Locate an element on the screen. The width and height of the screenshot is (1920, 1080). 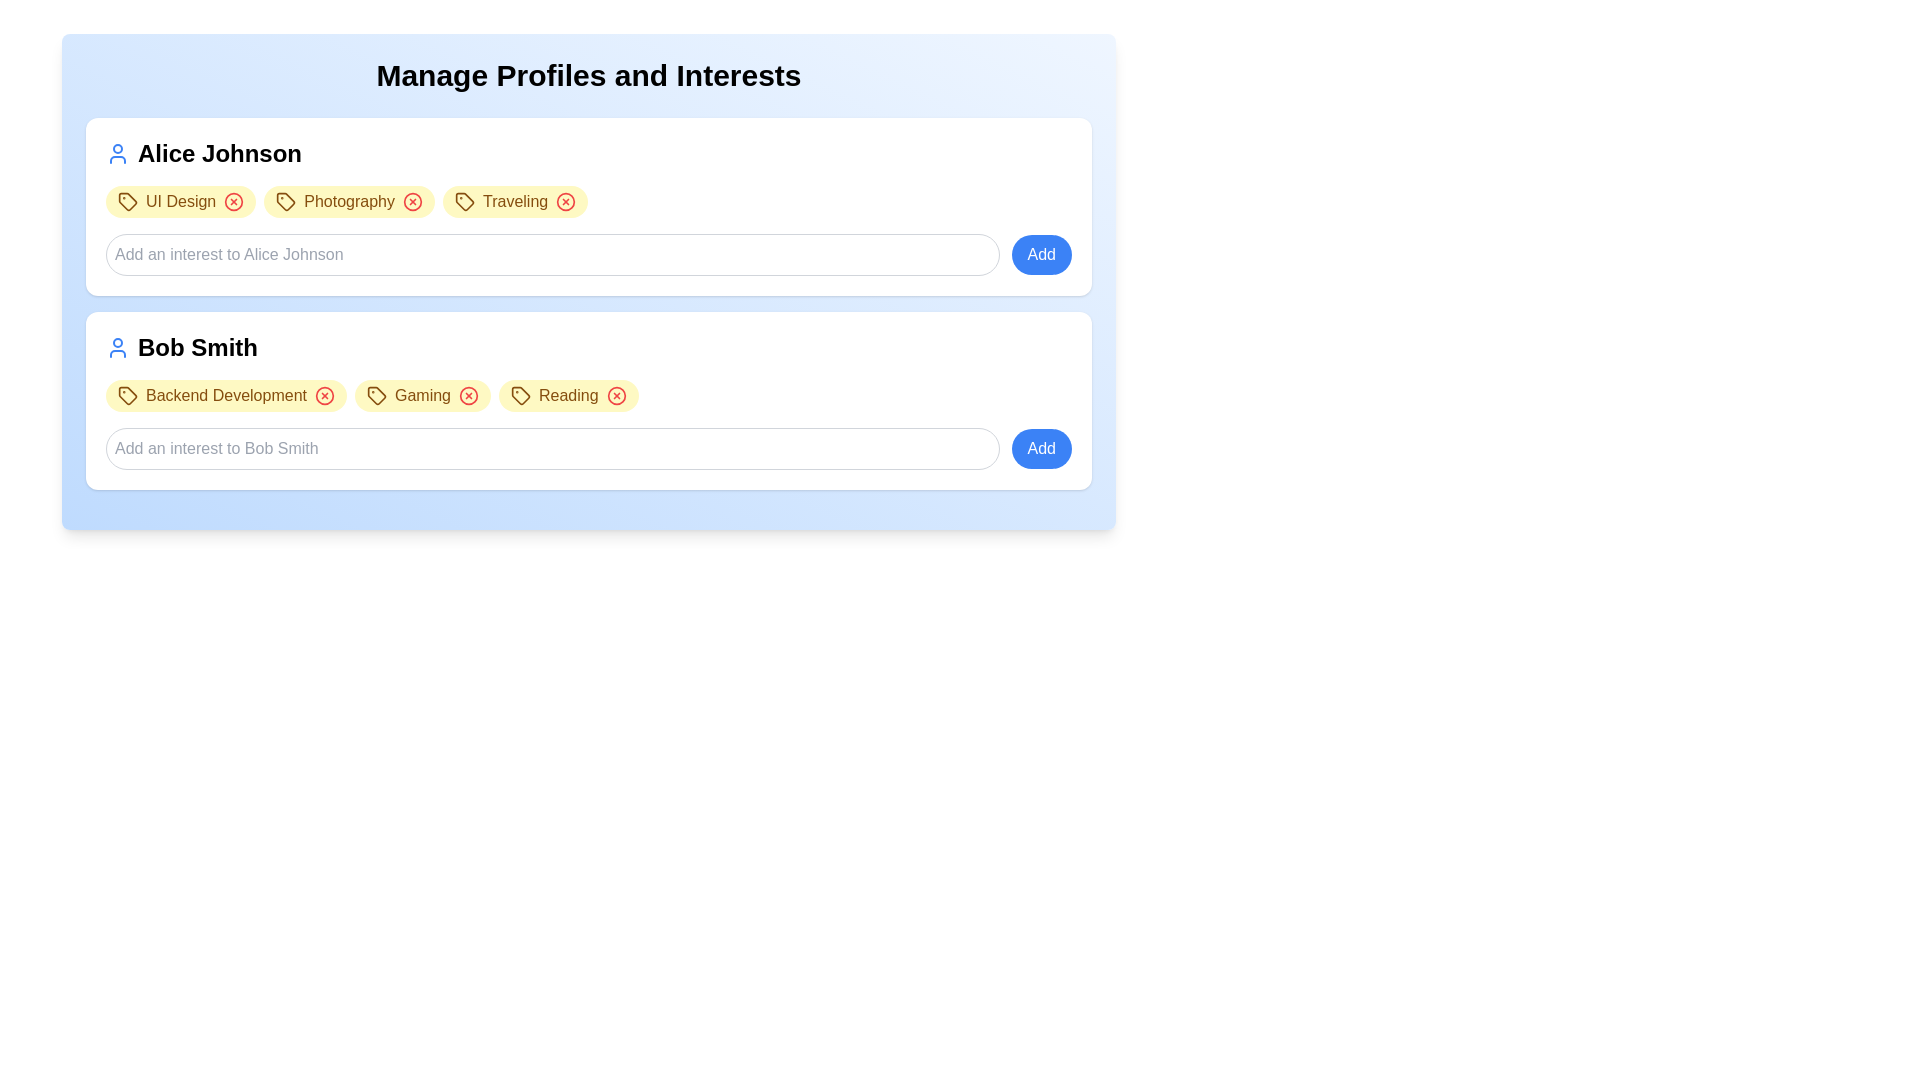
the circular cancel or close button located within the 'Photography' interest tag in the 'Alice Johnson' section is located at coordinates (411, 201).